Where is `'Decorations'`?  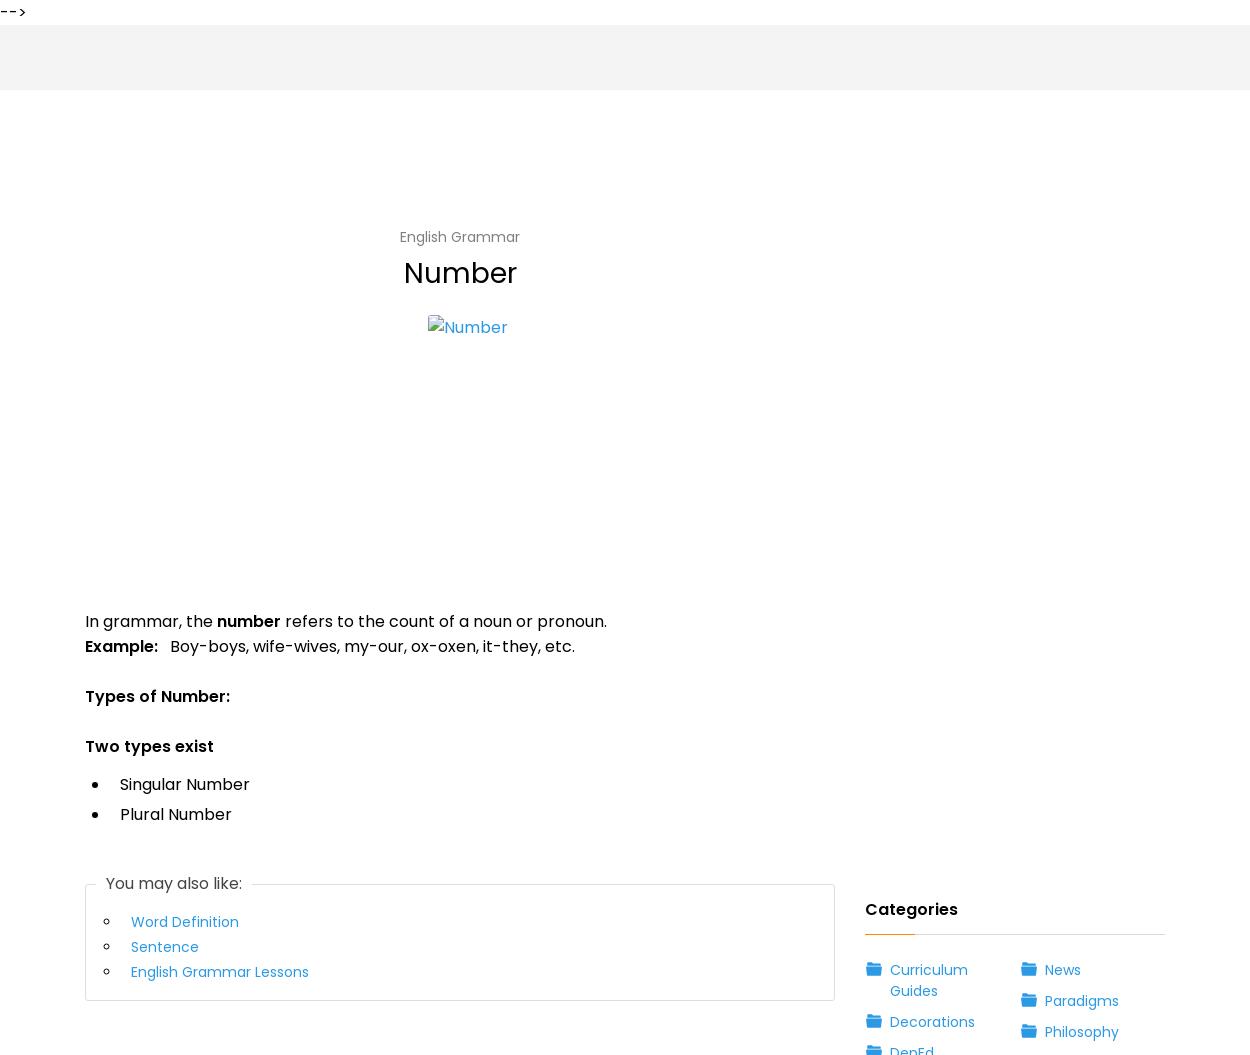
'Decorations' is located at coordinates (920, 269).